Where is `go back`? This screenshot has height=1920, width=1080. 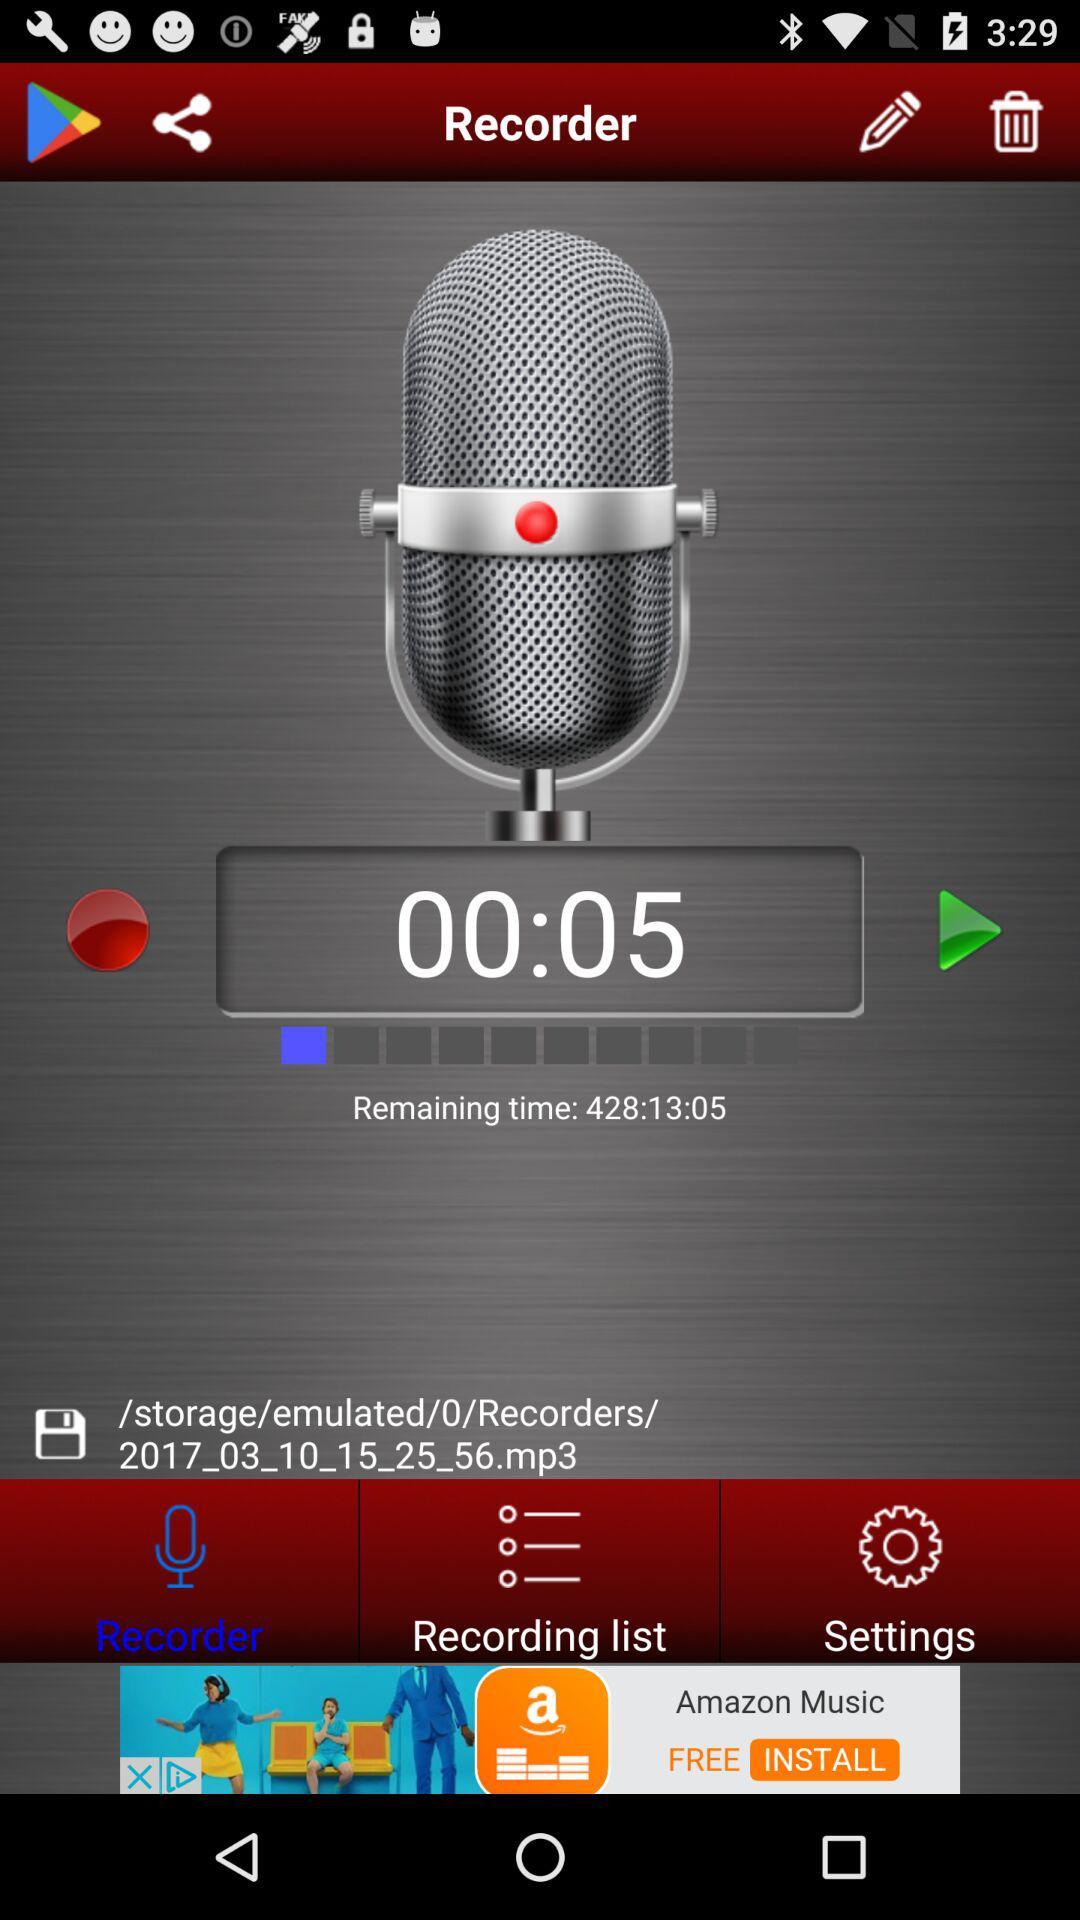 go back is located at coordinates (61, 121).